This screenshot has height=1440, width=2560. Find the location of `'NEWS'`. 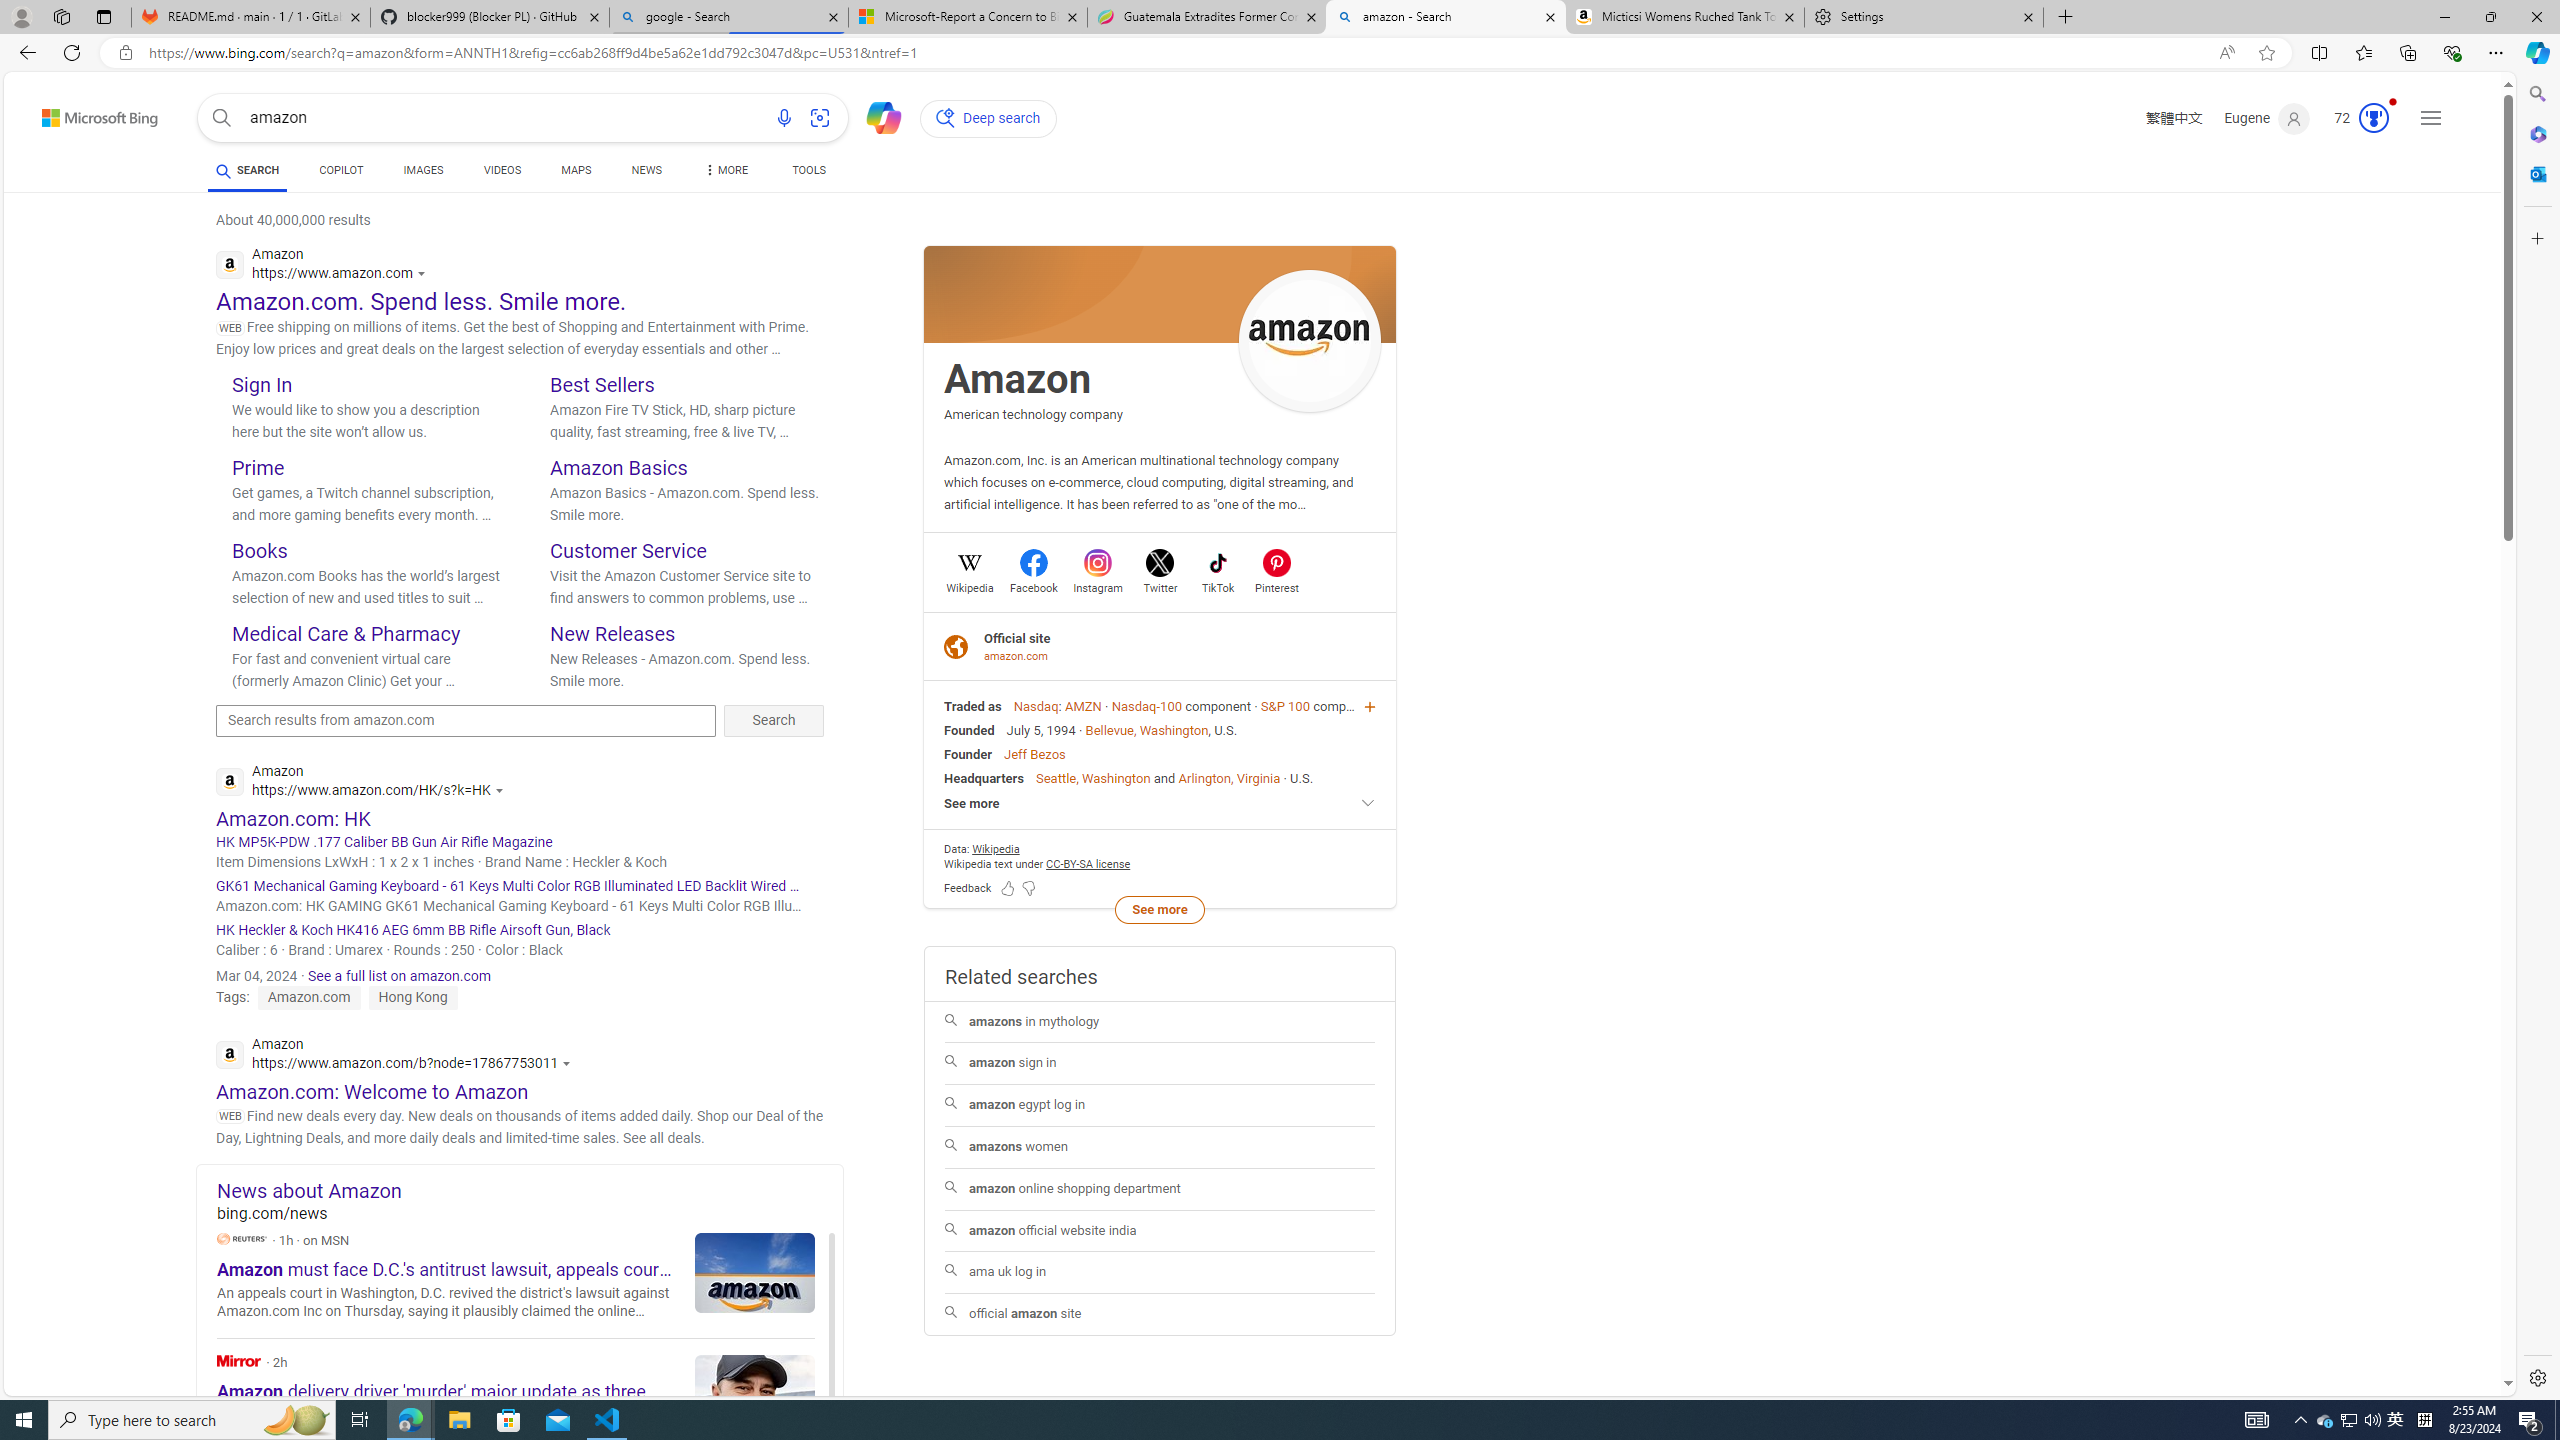

'NEWS' is located at coordinates (645, 169).